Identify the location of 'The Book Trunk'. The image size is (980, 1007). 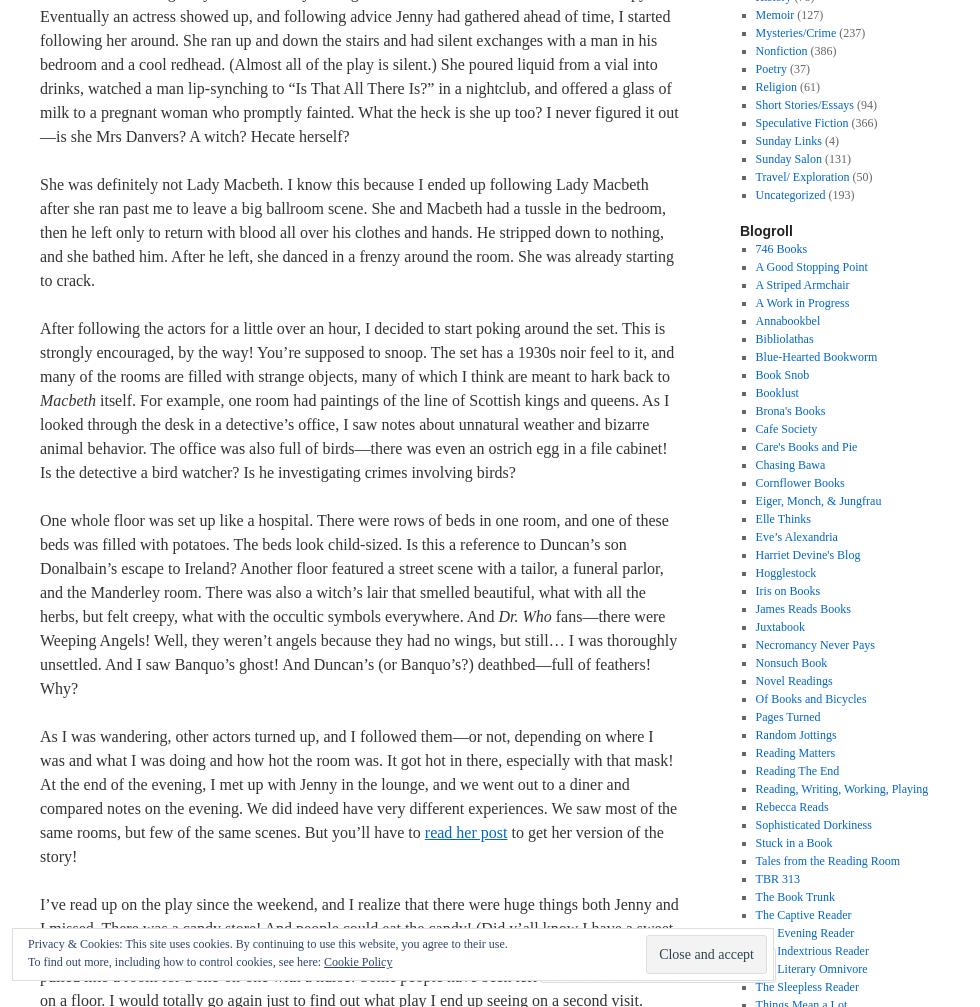
(794, 896).